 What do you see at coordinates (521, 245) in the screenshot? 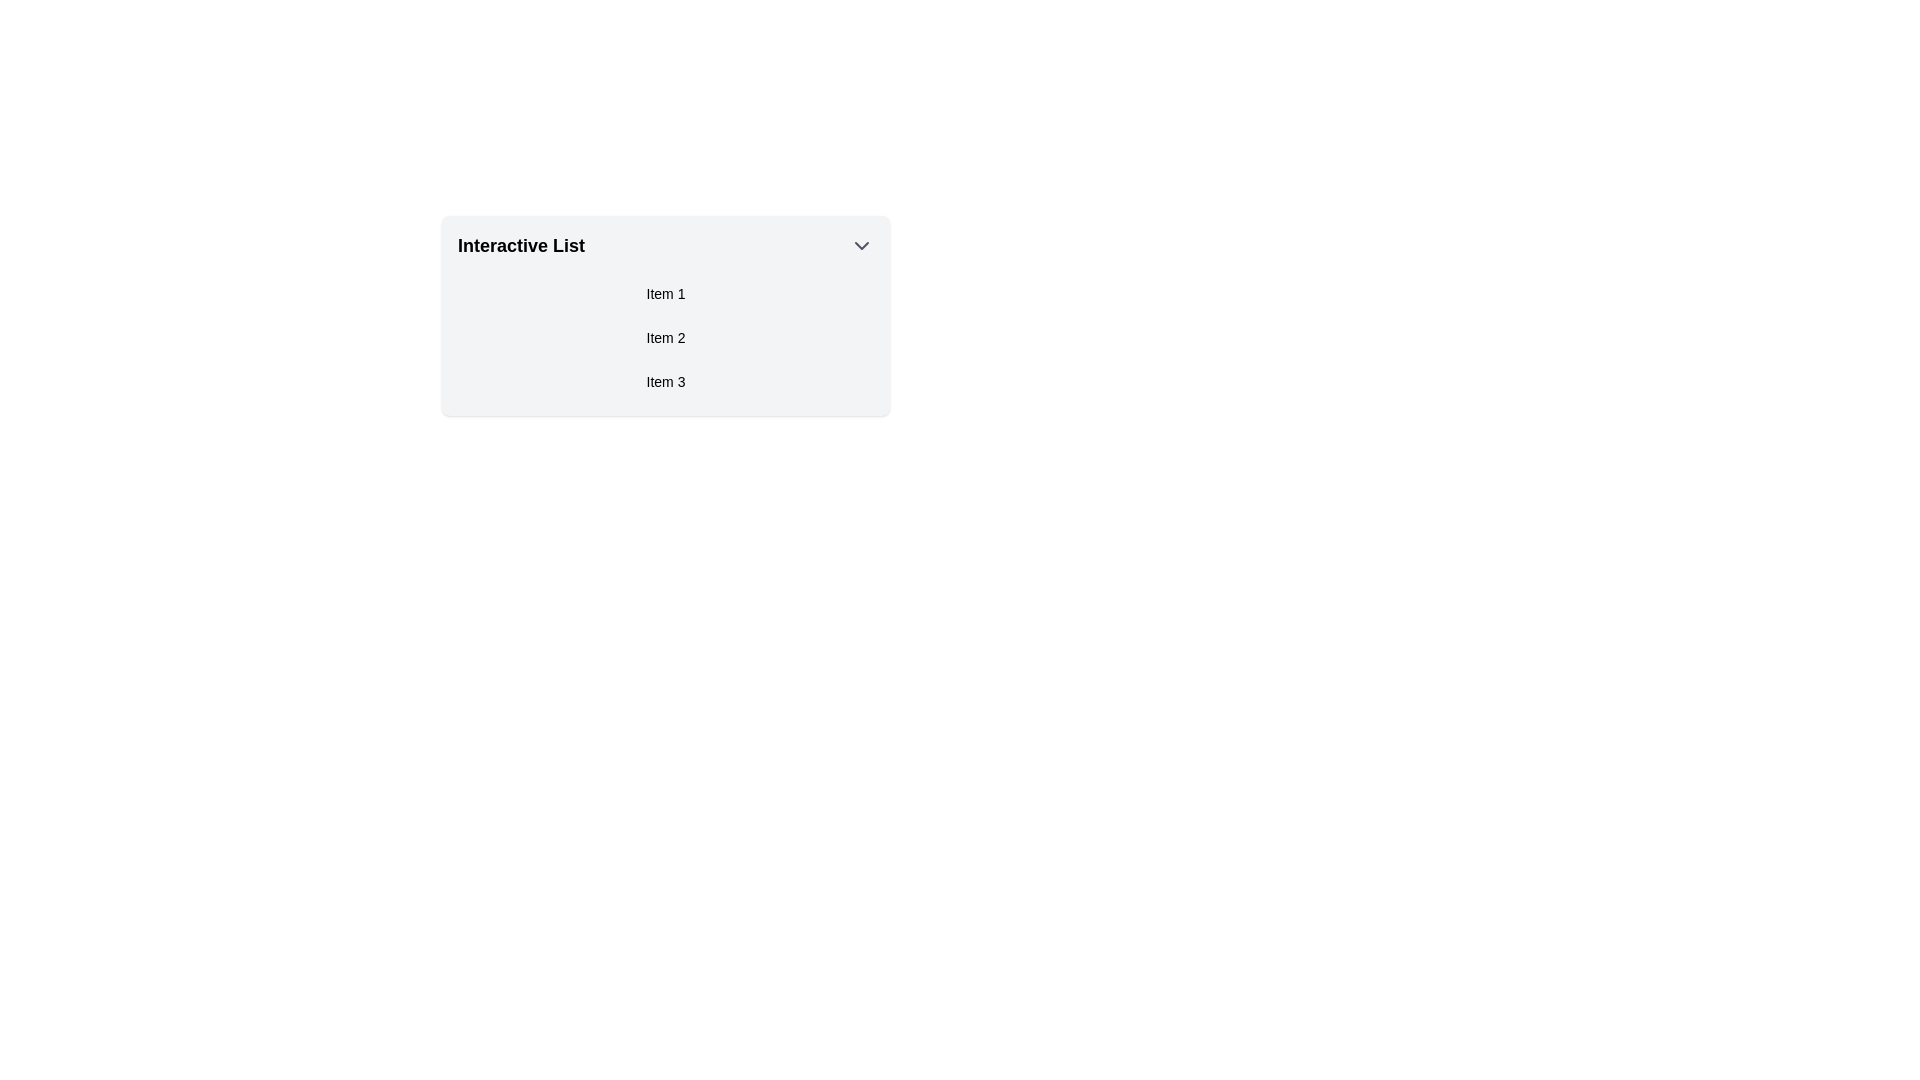
I see `the text label that serves as the header for the interactive list, located at the top left of the list, above other elements like the chevron icon` at bounding box center [521, 245].